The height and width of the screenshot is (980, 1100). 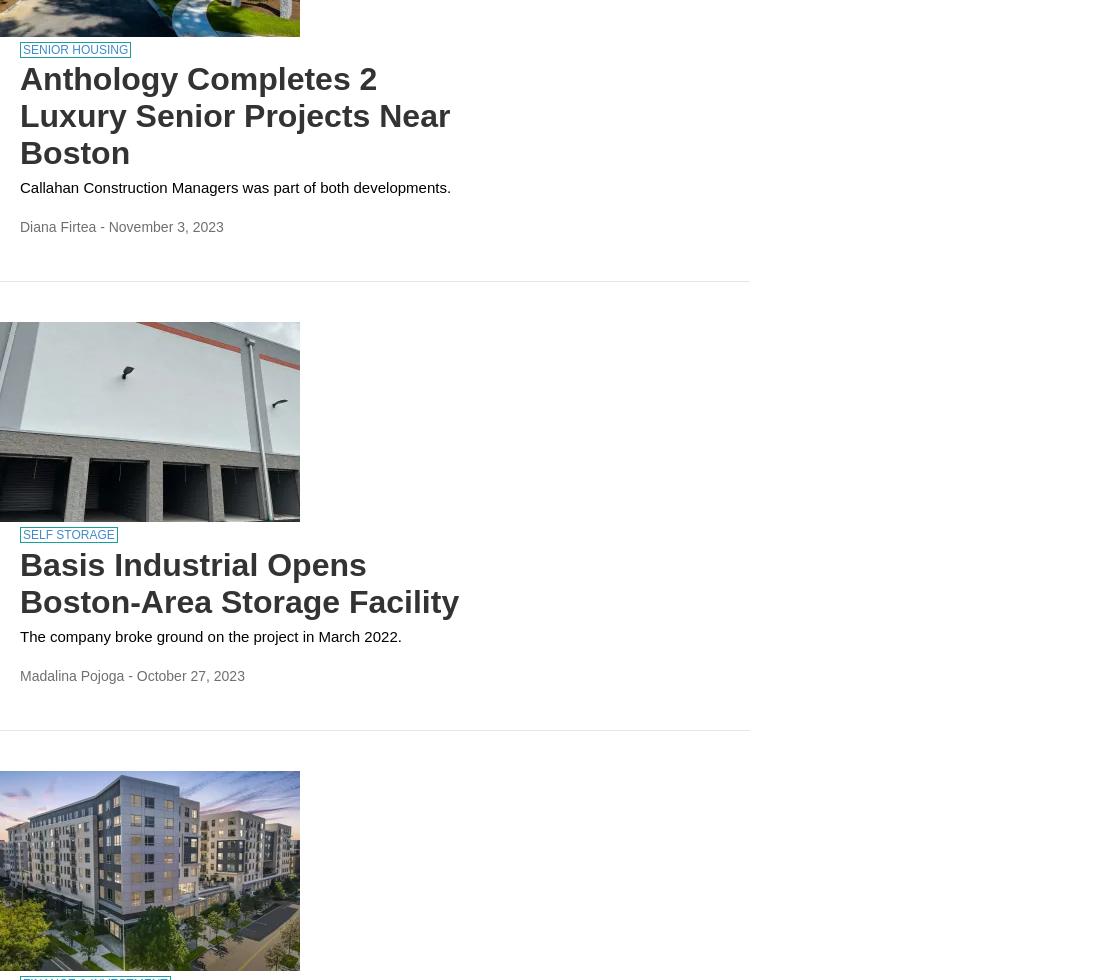 What do you see at coordinates (234, 116) in the screenshot?
I see `'Anthology Completes 2 Luxury Senior Projects Near Boston'` at bounding box center [234, 116].